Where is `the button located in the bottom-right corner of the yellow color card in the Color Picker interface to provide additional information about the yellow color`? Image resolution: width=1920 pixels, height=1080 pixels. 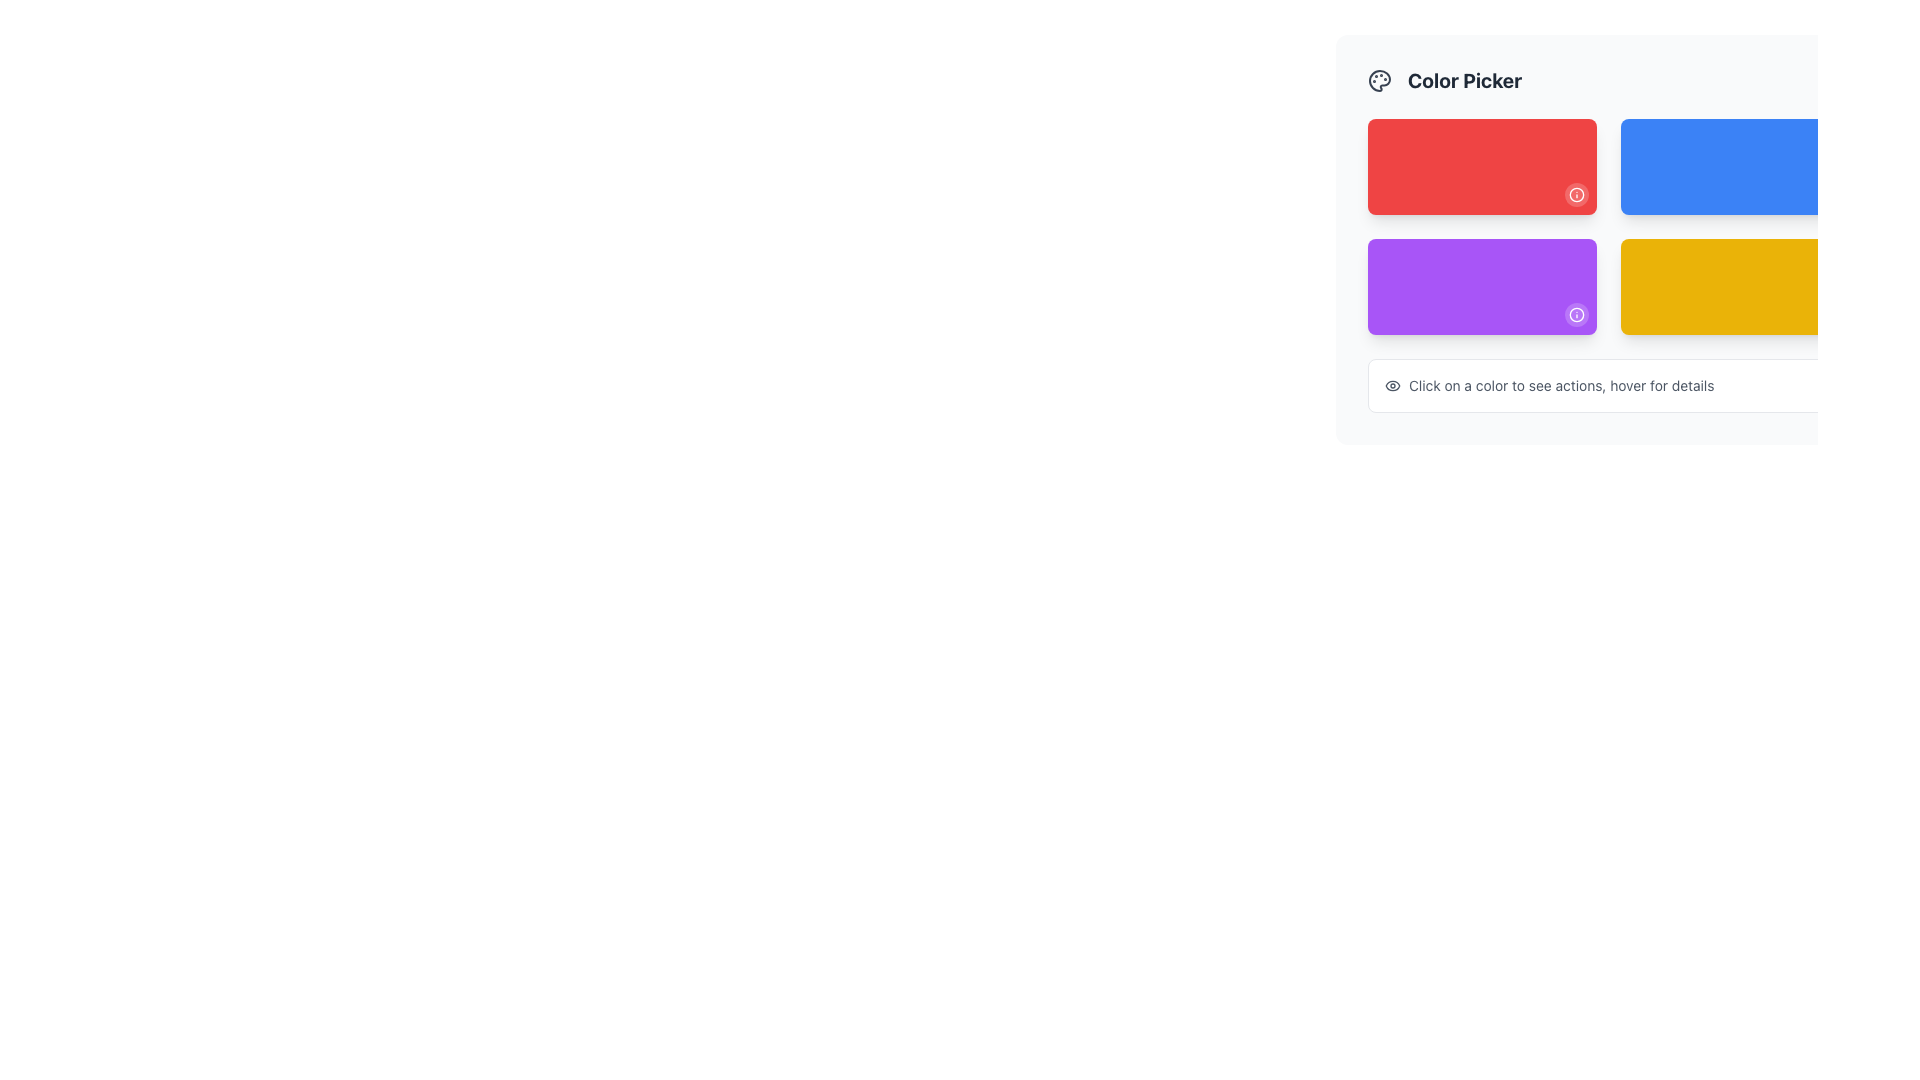
the button located in the bottom-right corner of the yellow color card in the Color Picker interface to provide additional information about the yellow color is located at coordinates (1830, 315).